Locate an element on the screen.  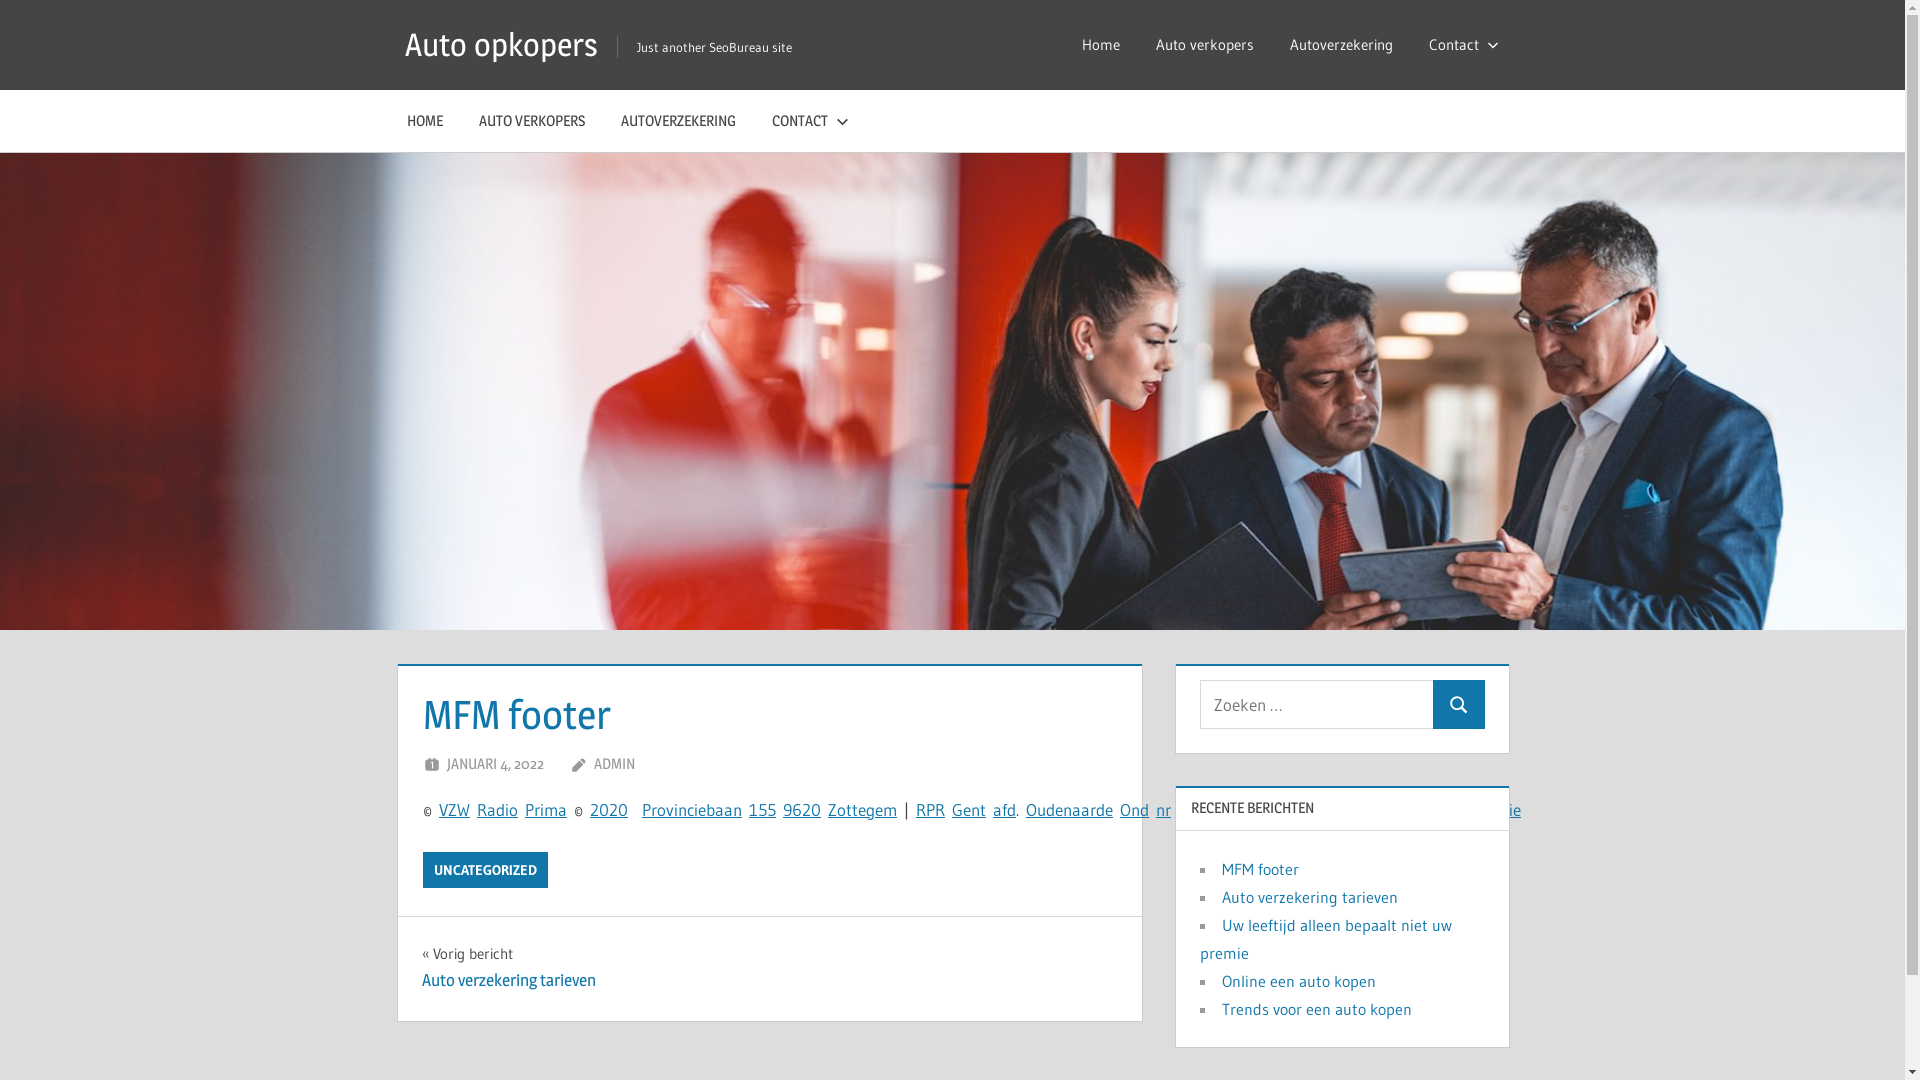
'Auto opkopers' is located at coordinates (501, 44).